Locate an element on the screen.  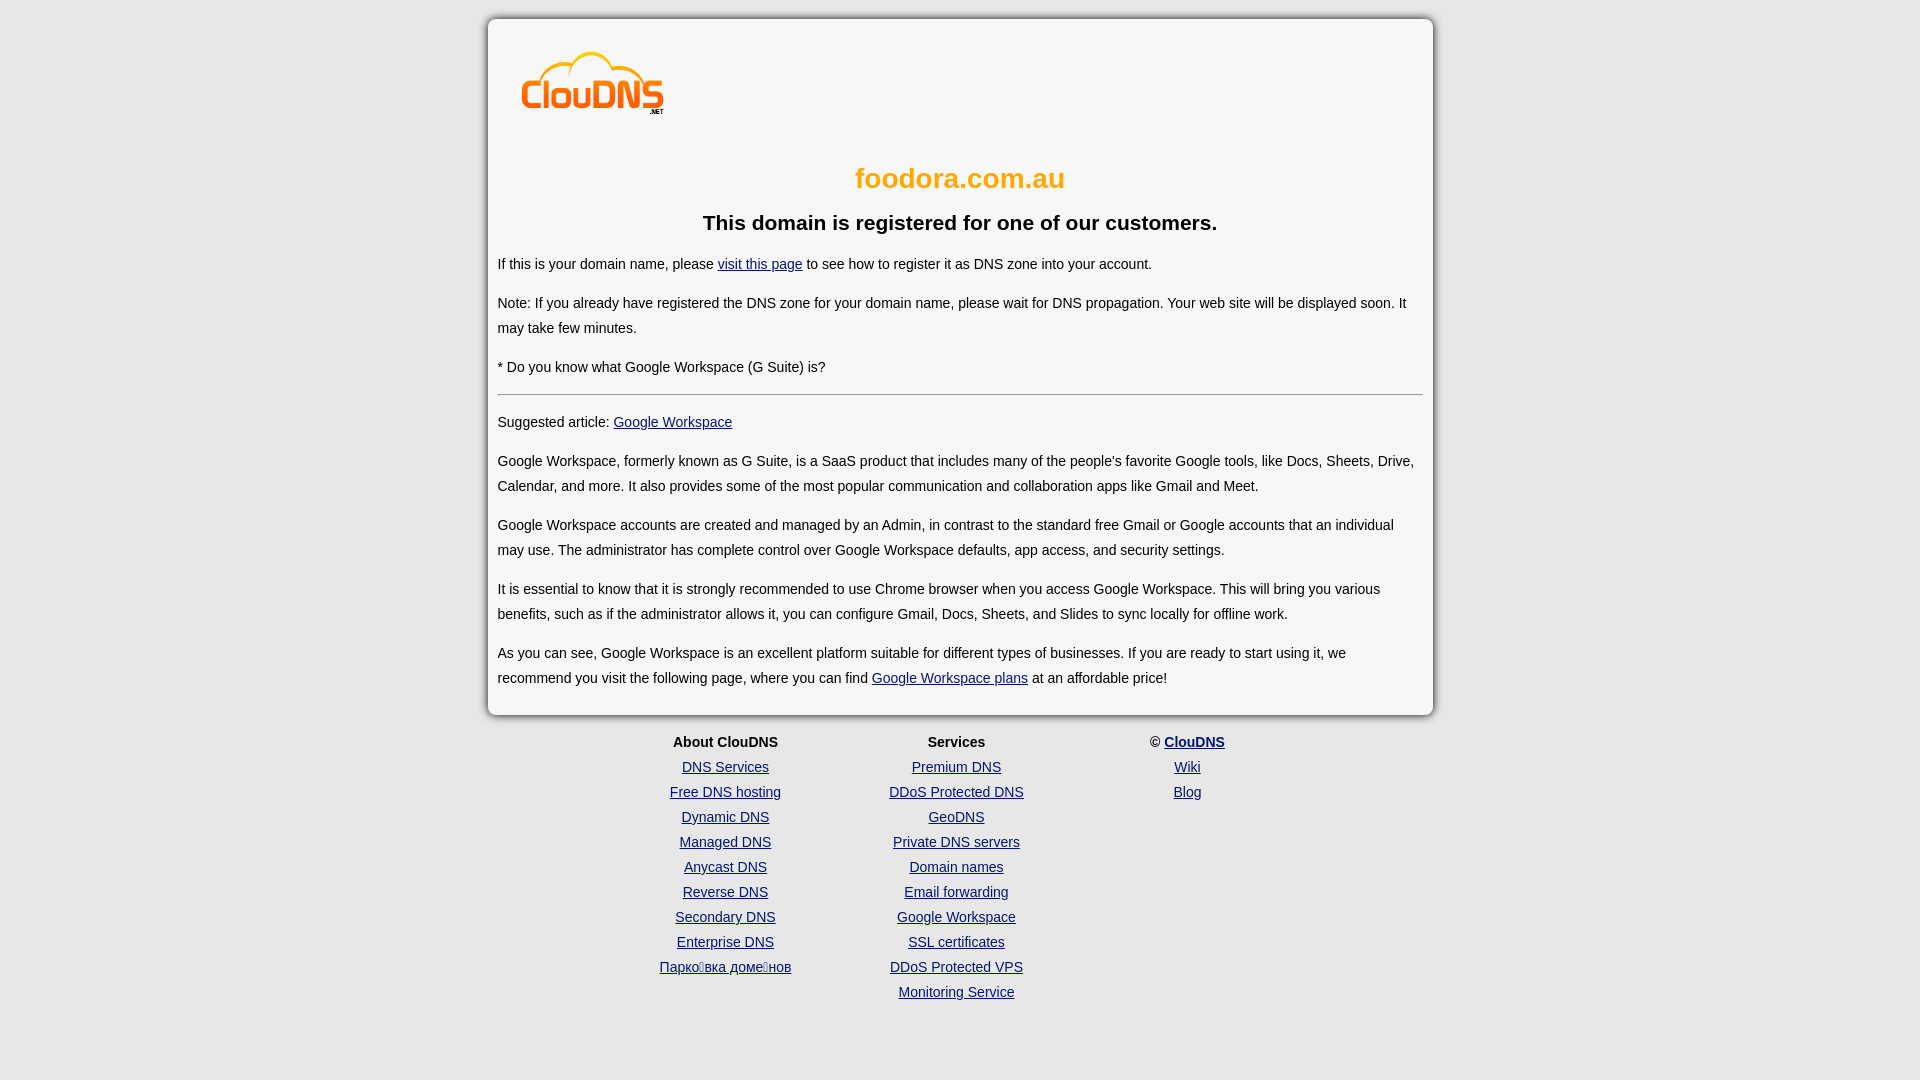
'Blog' is located at coordinates (1186, 790).